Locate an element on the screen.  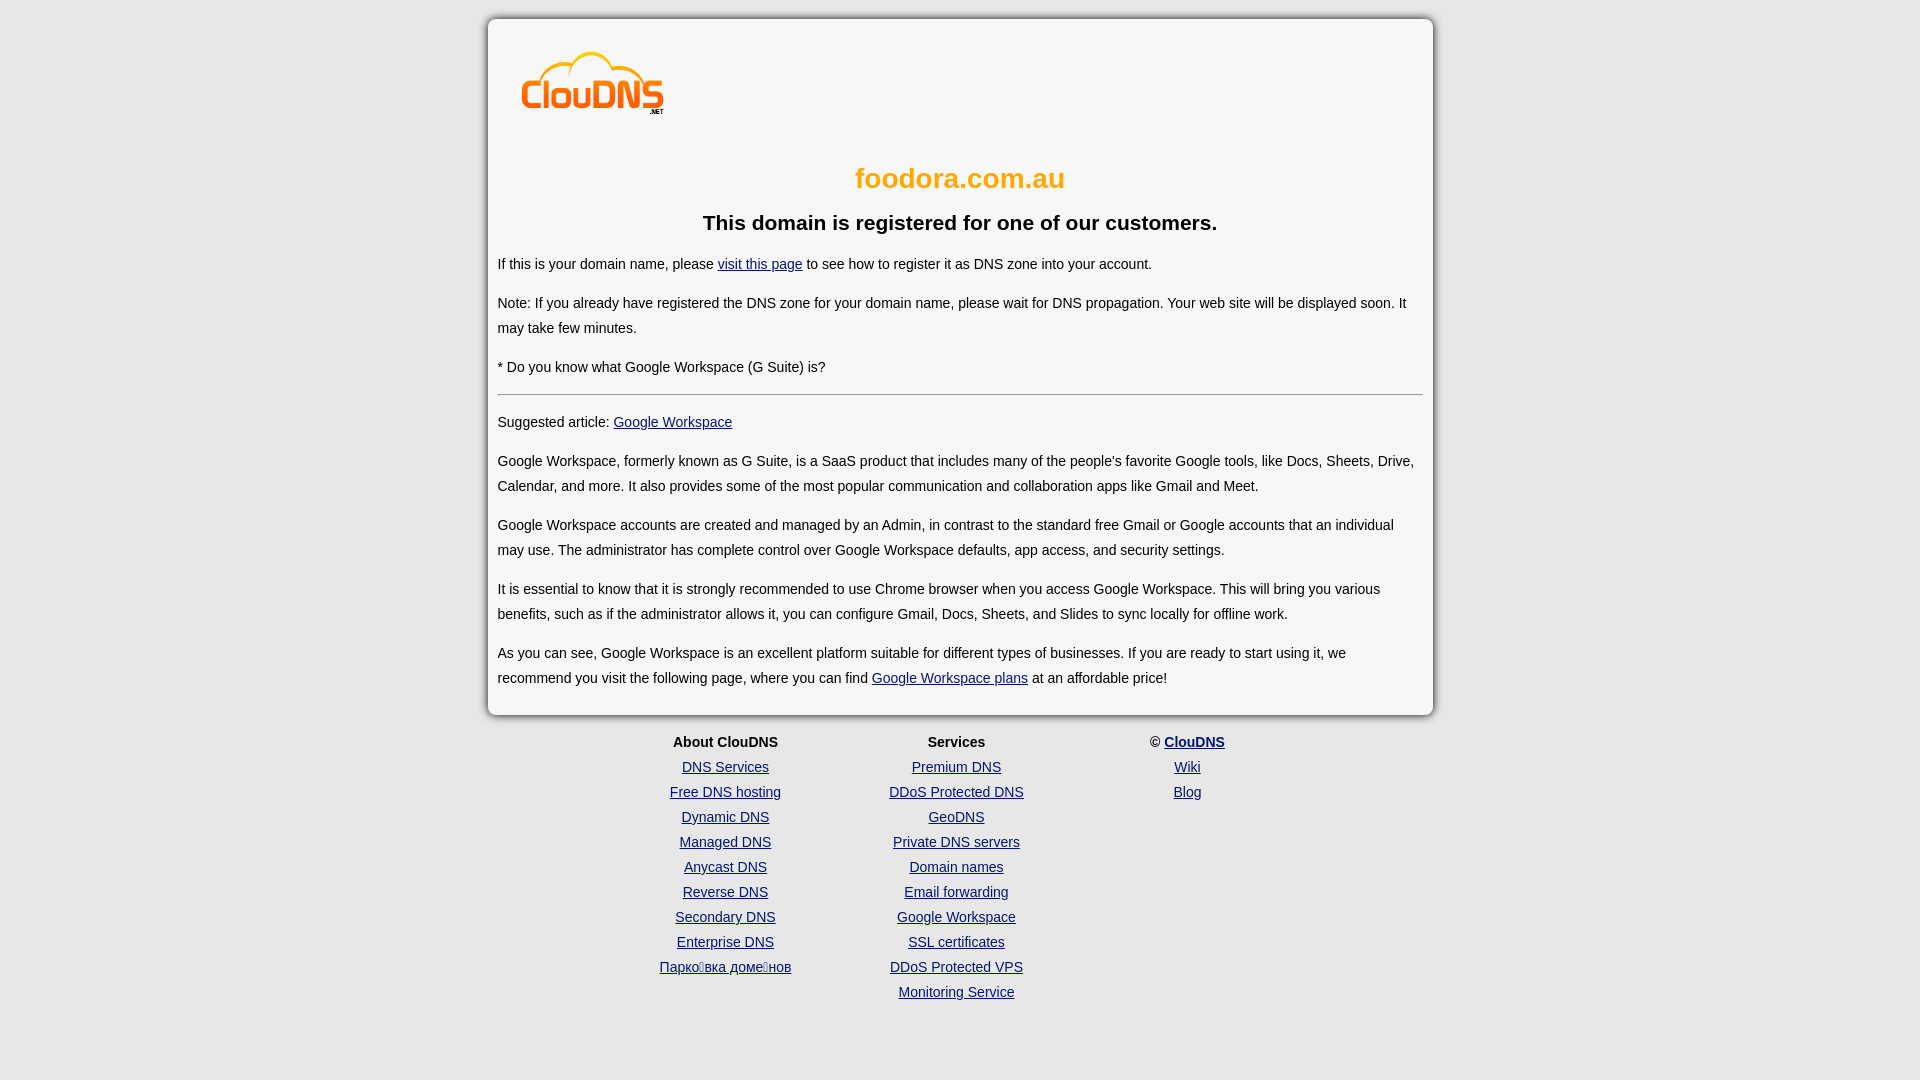
'Blog' is located at coordinates (1186, 790).